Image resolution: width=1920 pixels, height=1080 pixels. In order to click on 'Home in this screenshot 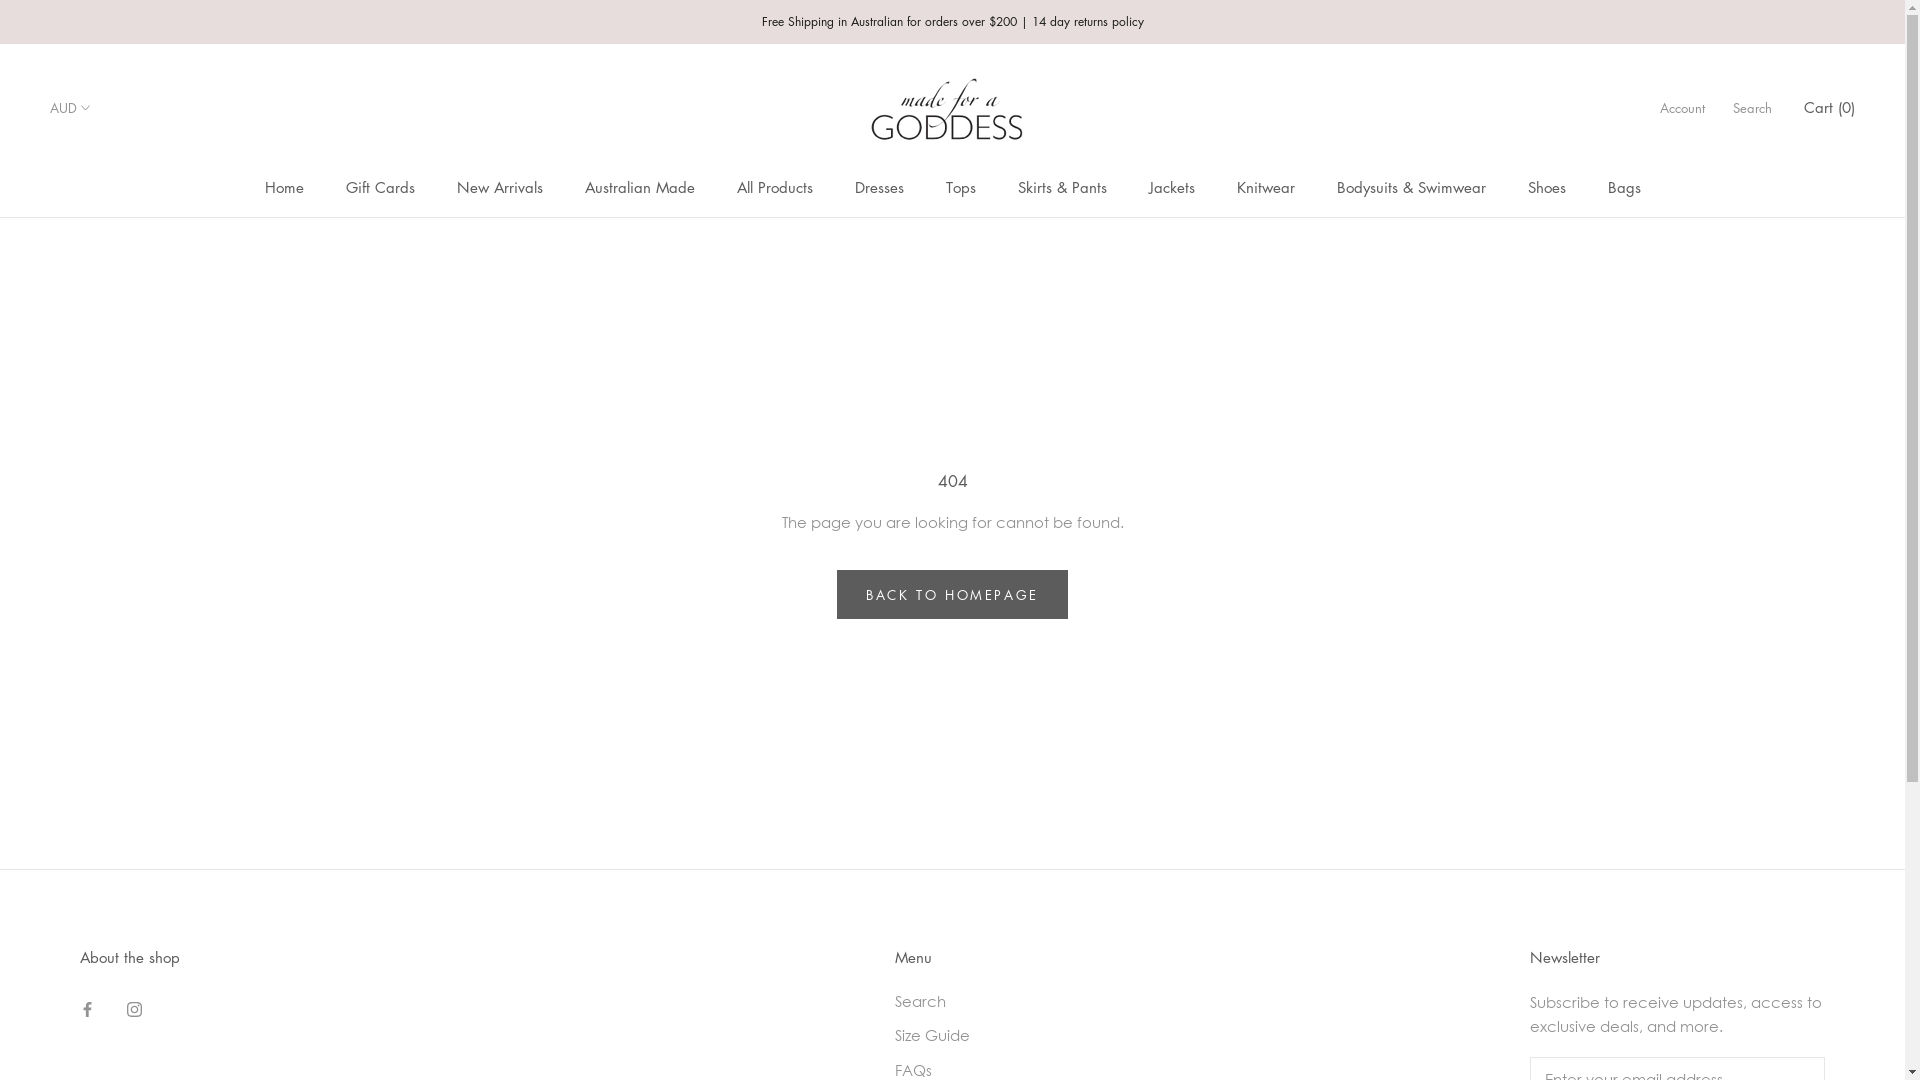, I will do `click(282, 186)`.